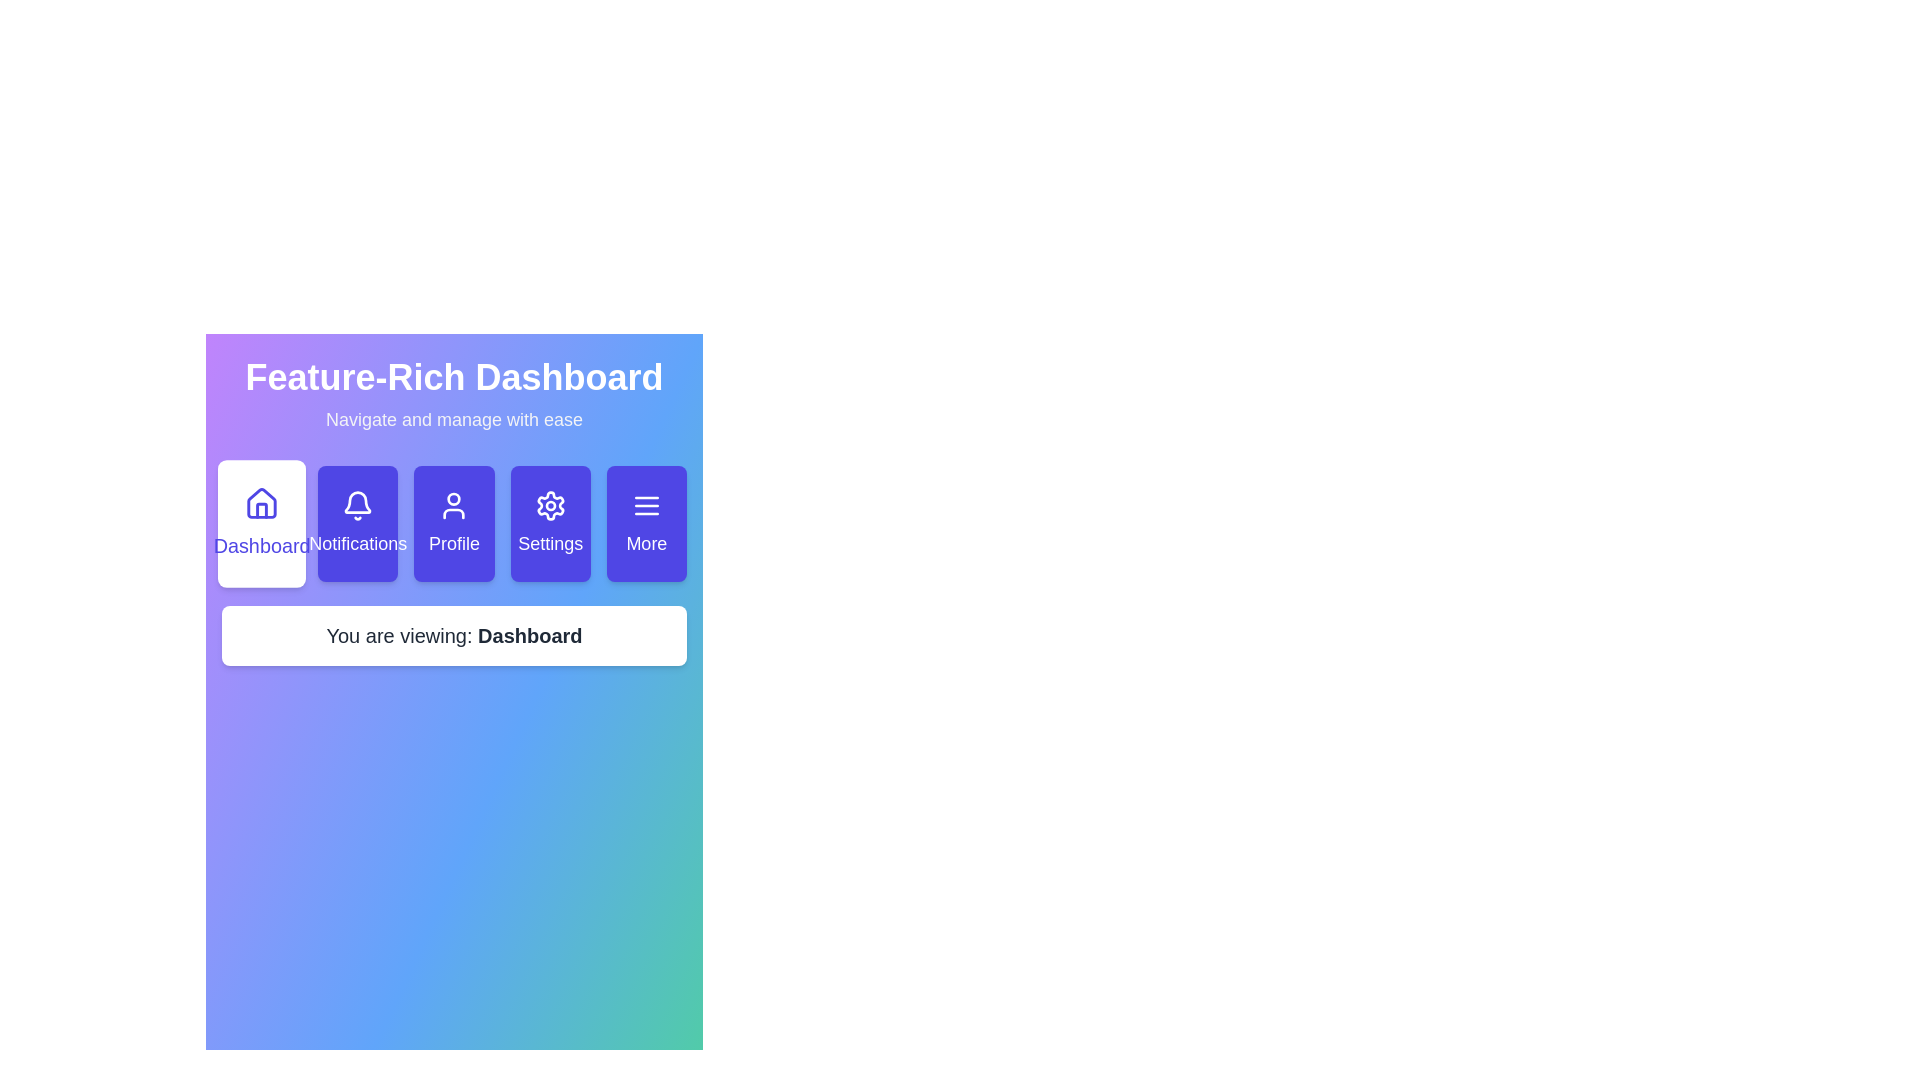 This screenshot has width=1920, height=1080. Describe the element at coordinates (261, 546) in the screenshot. I see `the text label that displays 'Dashboard', which is styled with a medium font weight and indigo color, located below a house-shaped icon` at that location.